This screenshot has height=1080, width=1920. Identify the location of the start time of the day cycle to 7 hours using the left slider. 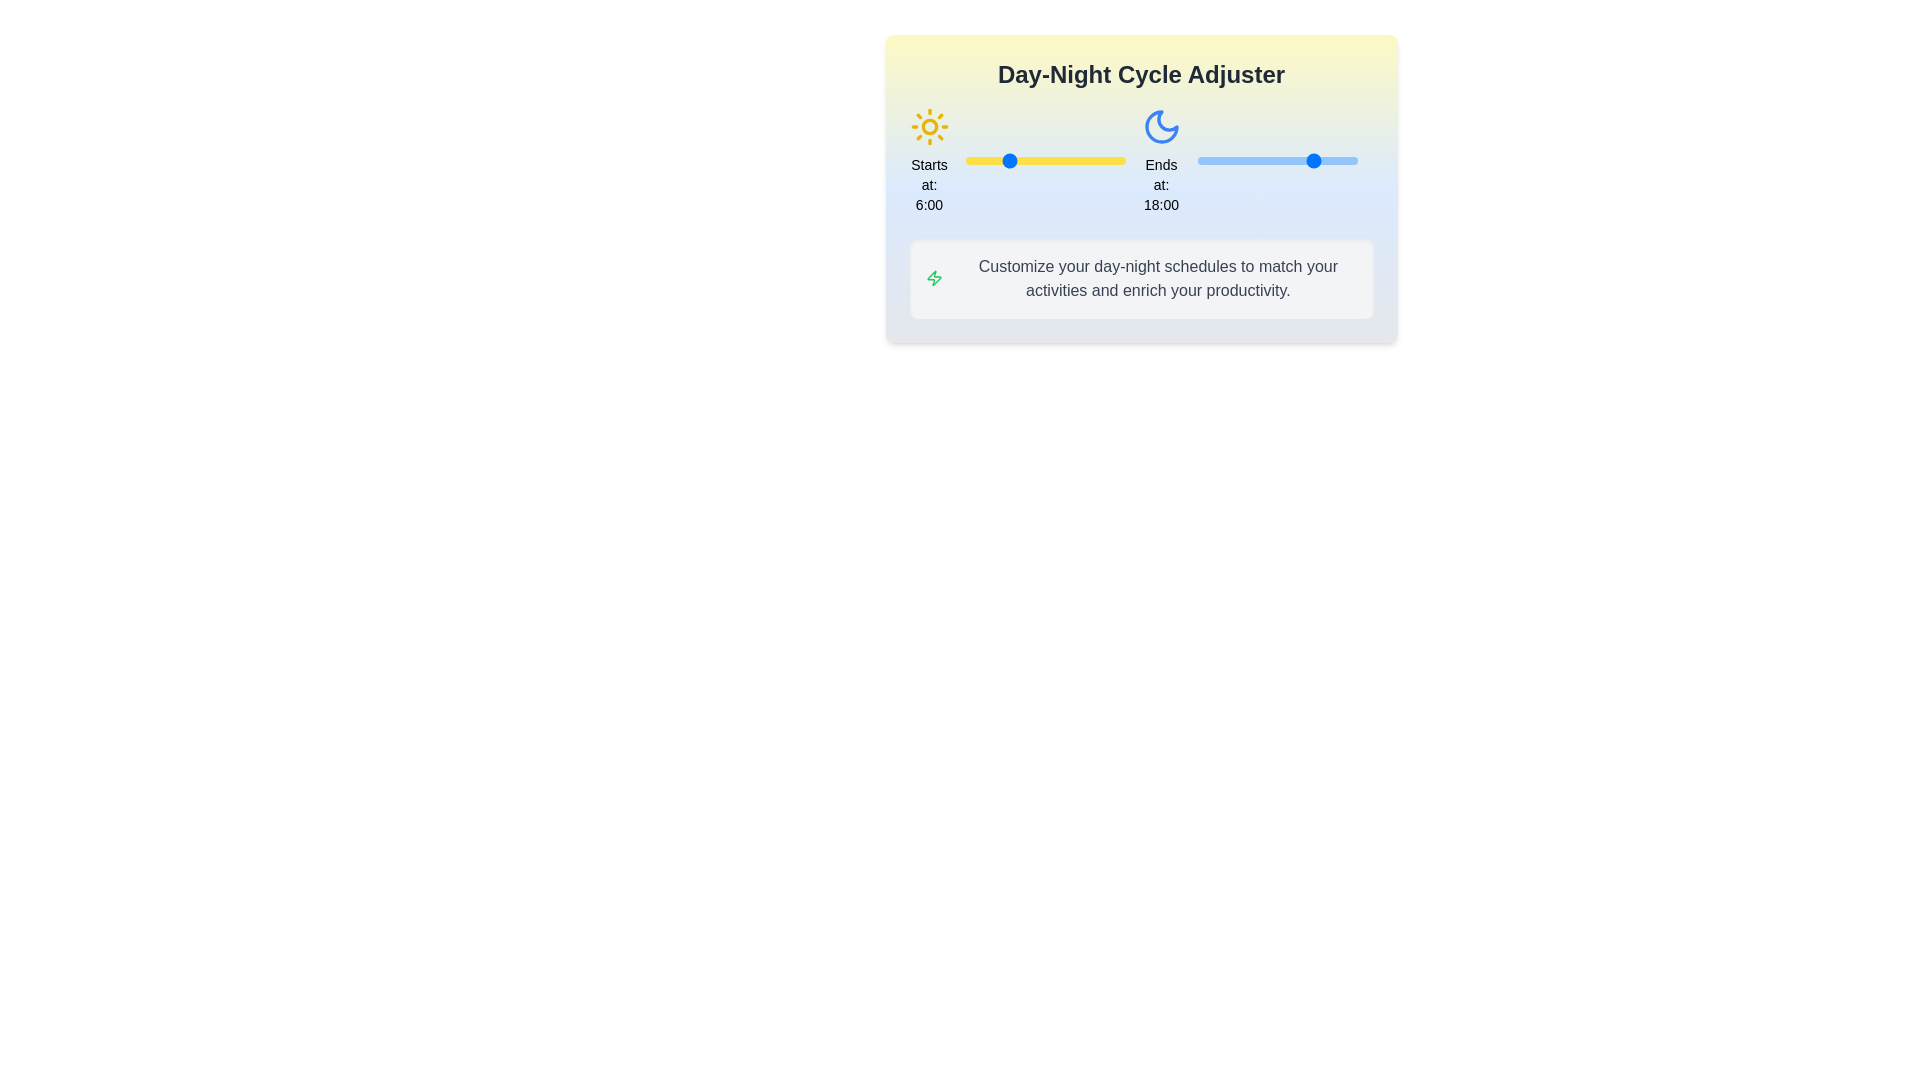
(1012, 160).